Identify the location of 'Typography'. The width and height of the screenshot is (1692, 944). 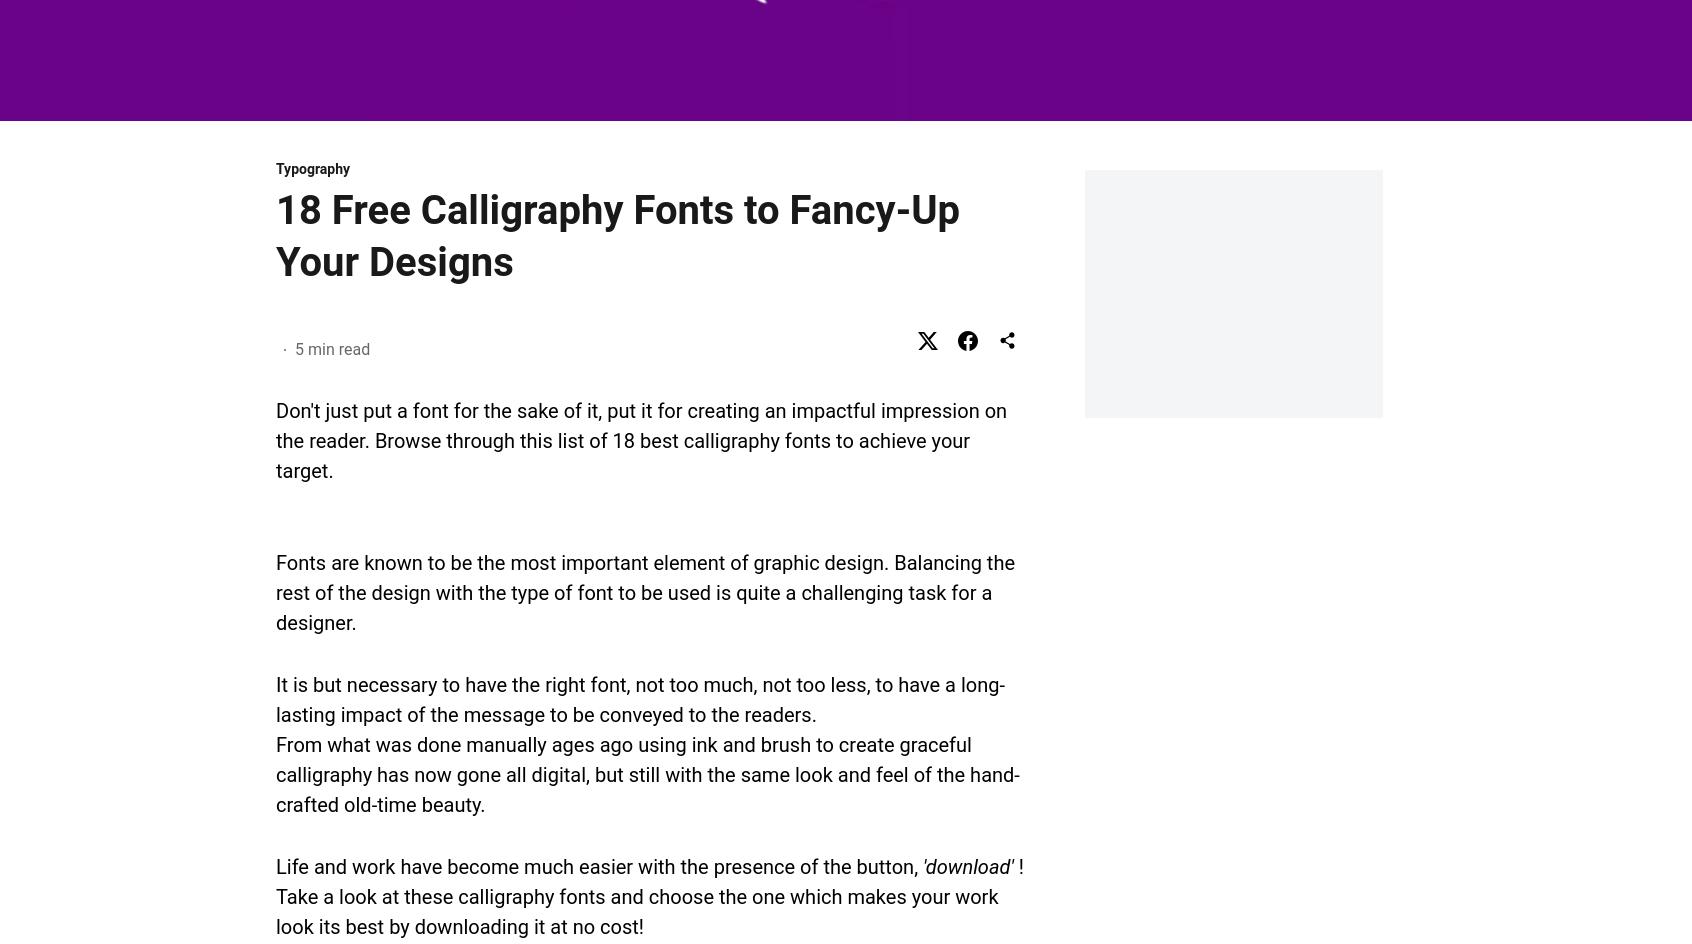
(312, 168).